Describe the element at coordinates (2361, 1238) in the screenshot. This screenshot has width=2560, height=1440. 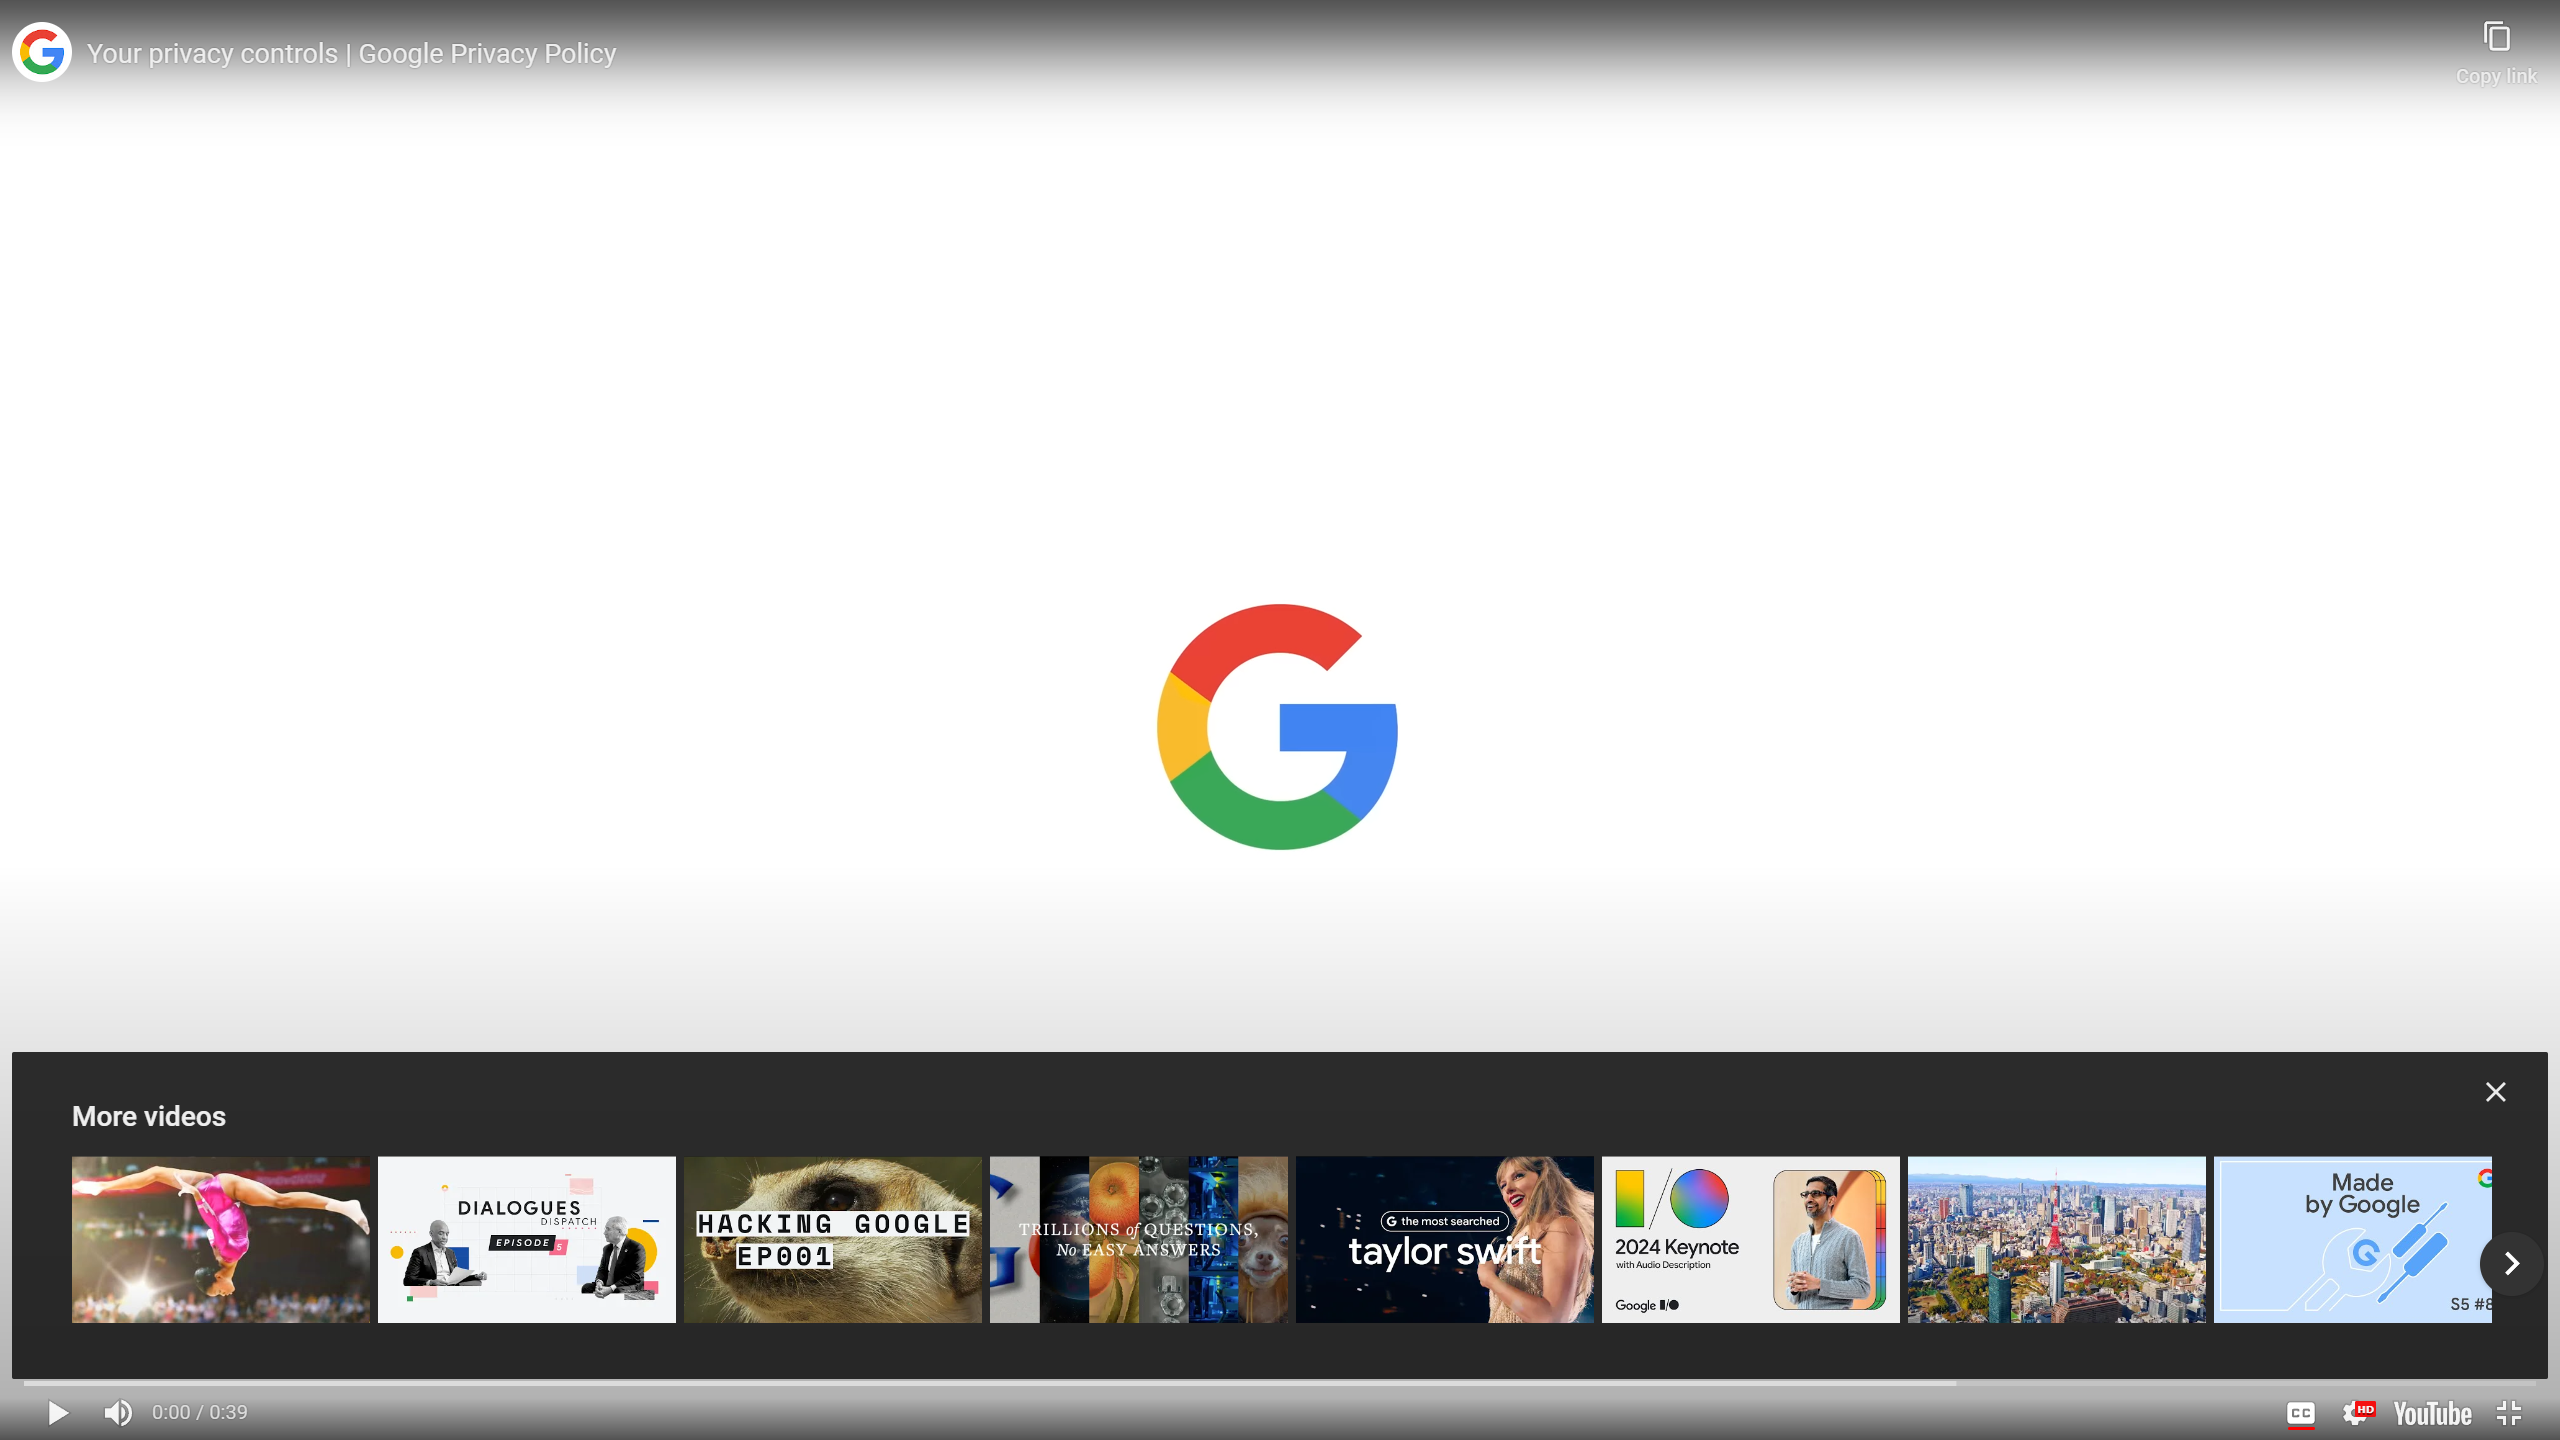
I see `'Made by Google Podcast S5E8 | Don'` at that location.